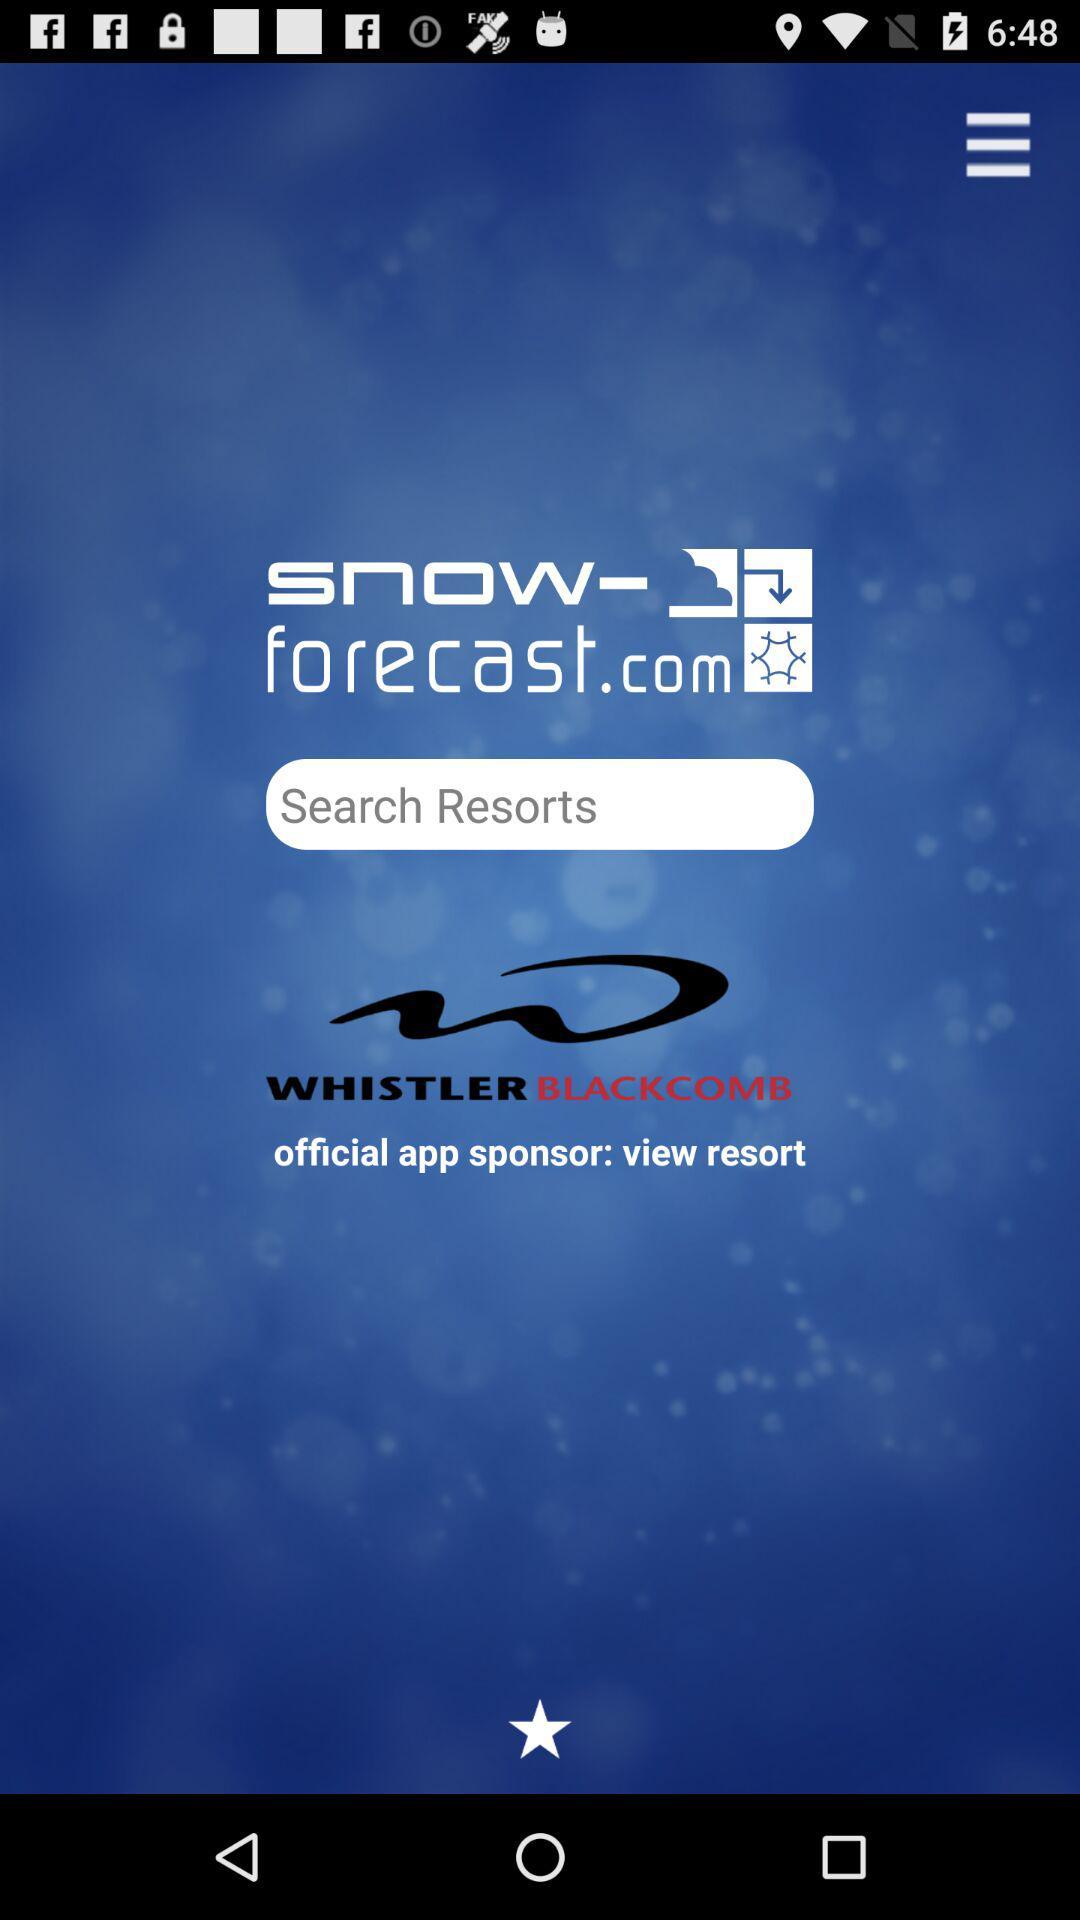 This screenshot has height=1920, width=1080. I want to click on the menu icon, so click(998, 153).